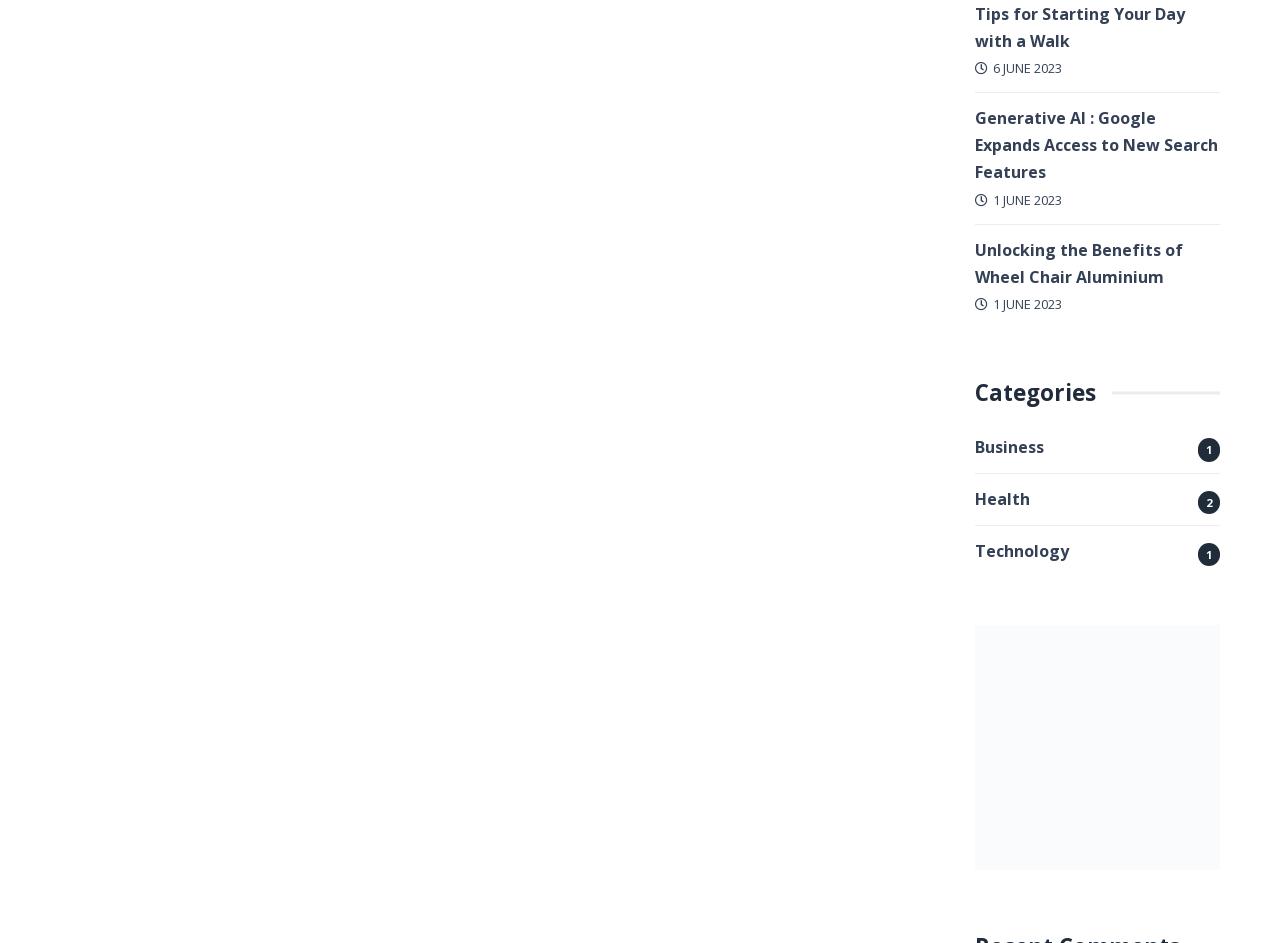 The width and height of the screenshot is (1280, 943). I want to click on 'Generative AI : Google Expands Access to New Search Features', so click(1095, 145).